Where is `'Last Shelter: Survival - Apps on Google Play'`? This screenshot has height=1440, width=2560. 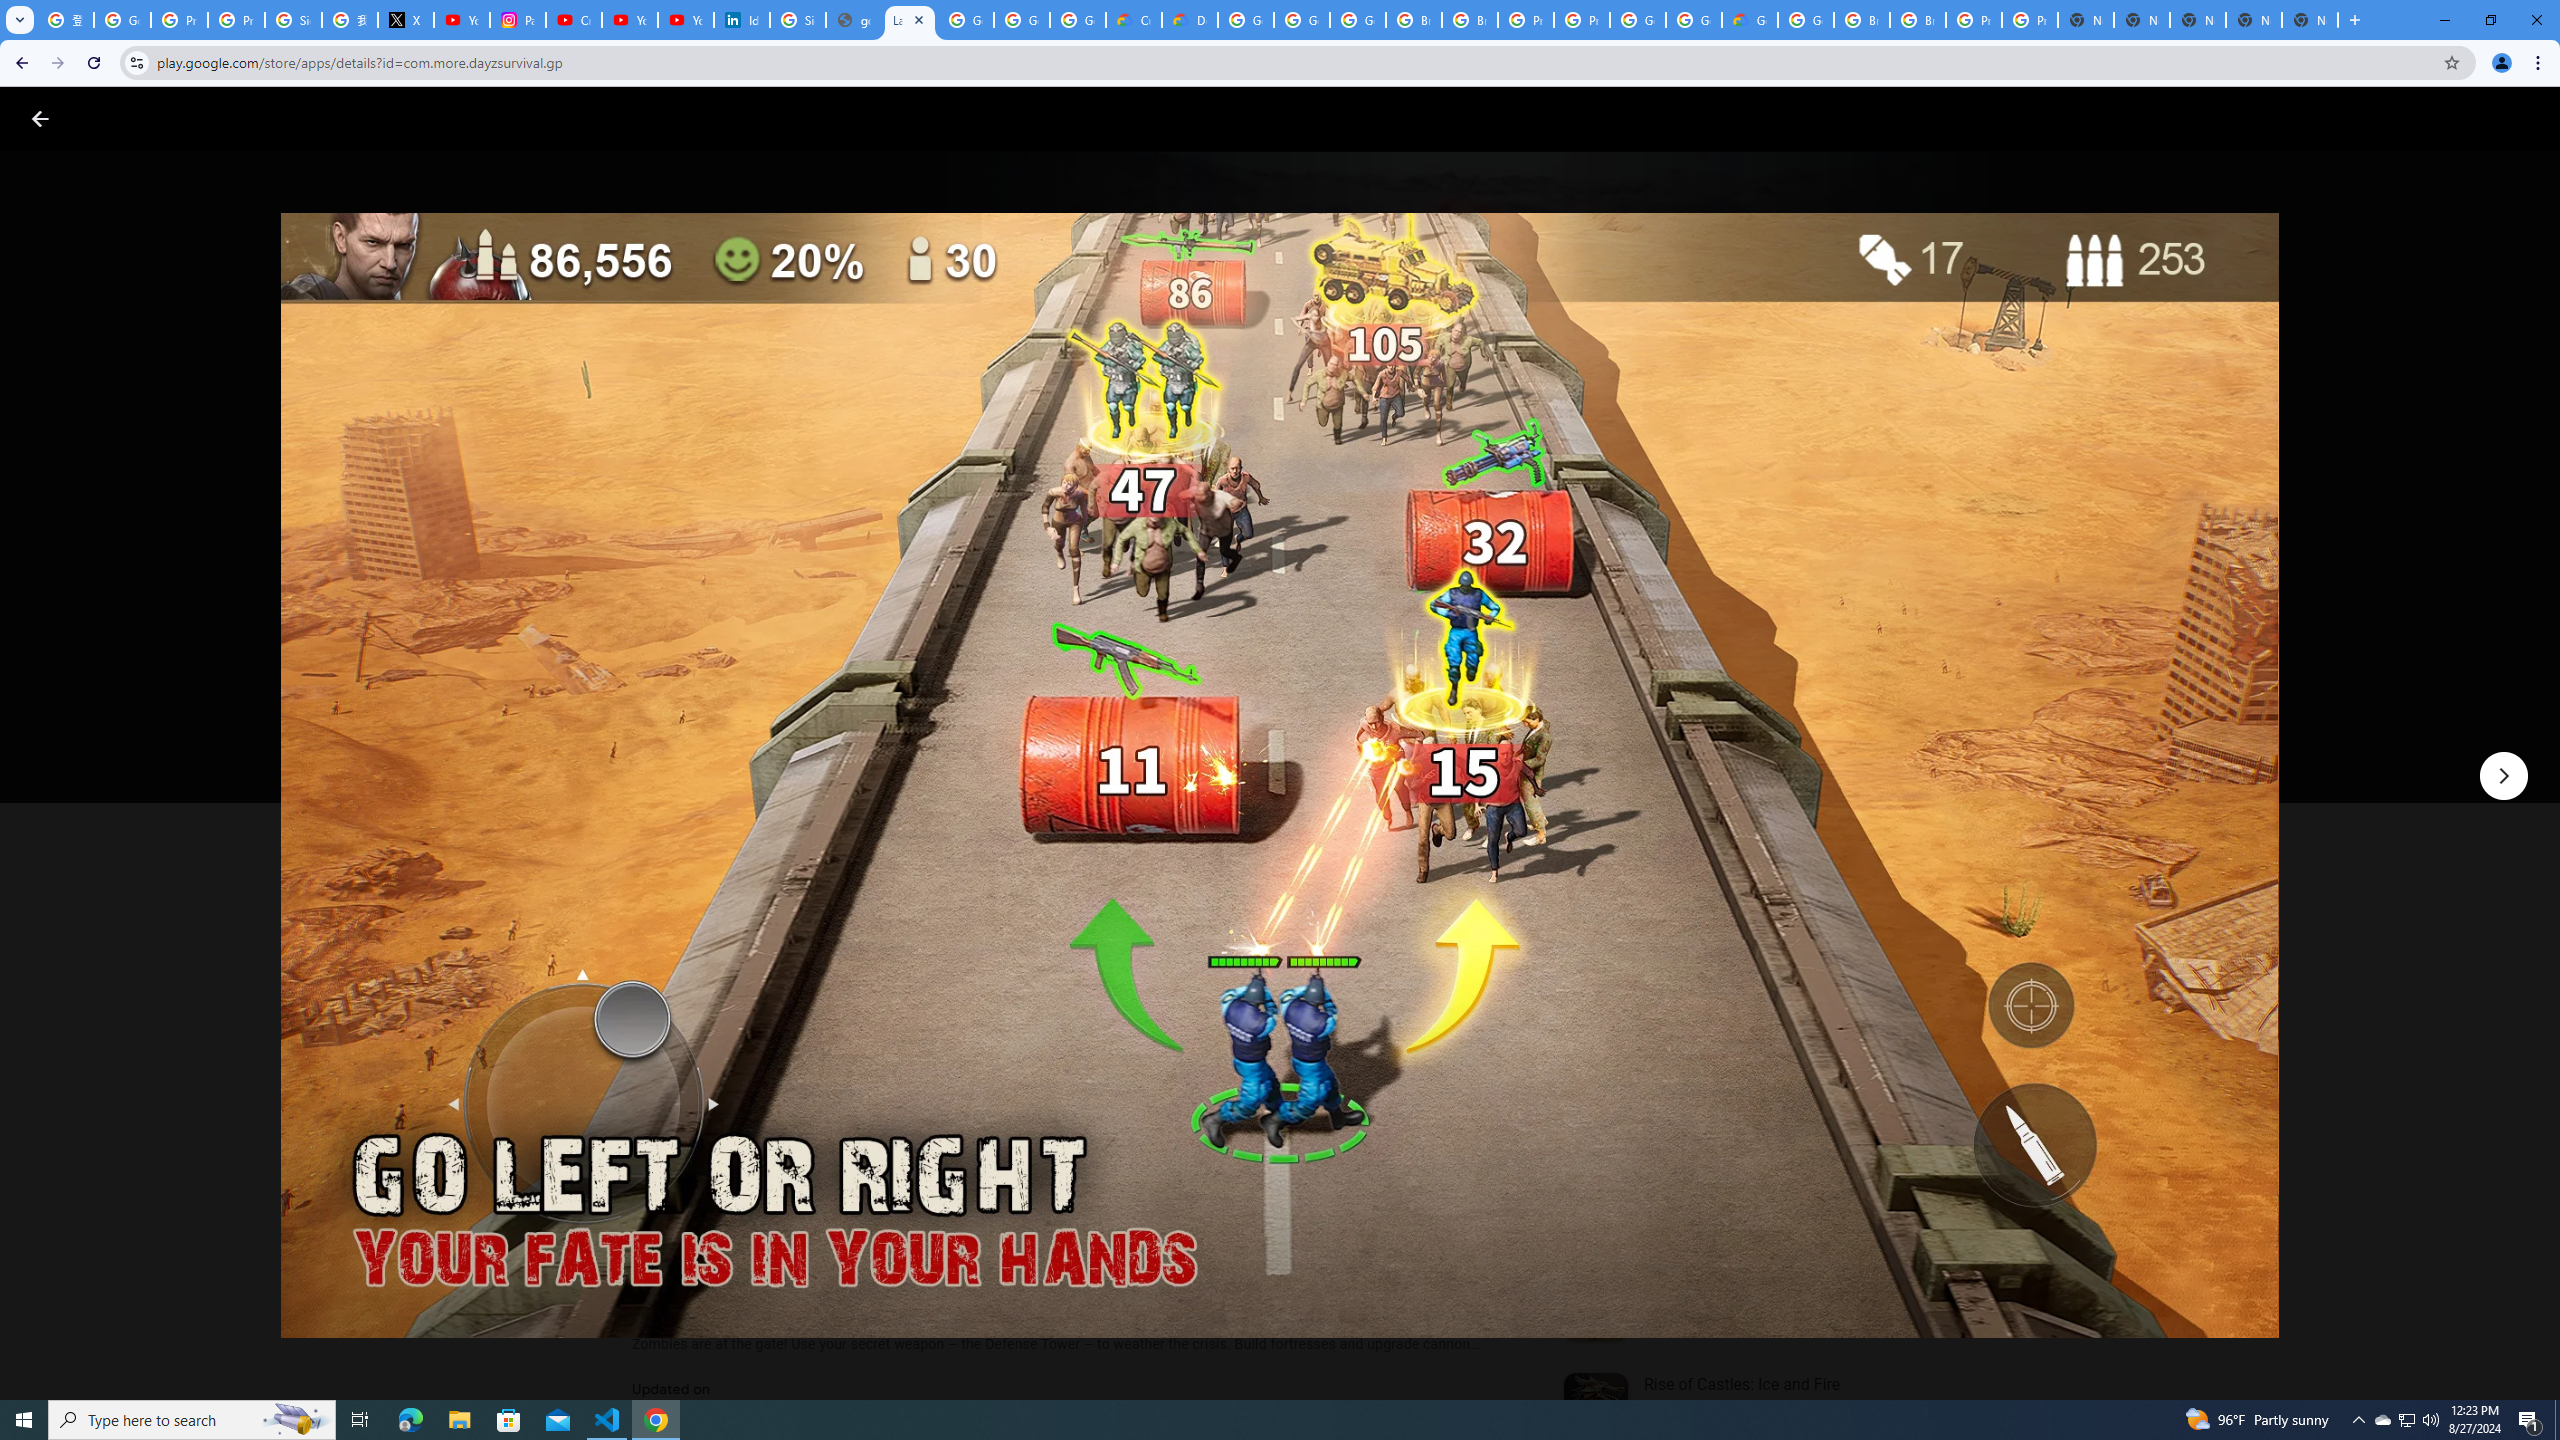 'Last Shelter: Survival - Apps on Google Play' is located at coordinates (909, 19).